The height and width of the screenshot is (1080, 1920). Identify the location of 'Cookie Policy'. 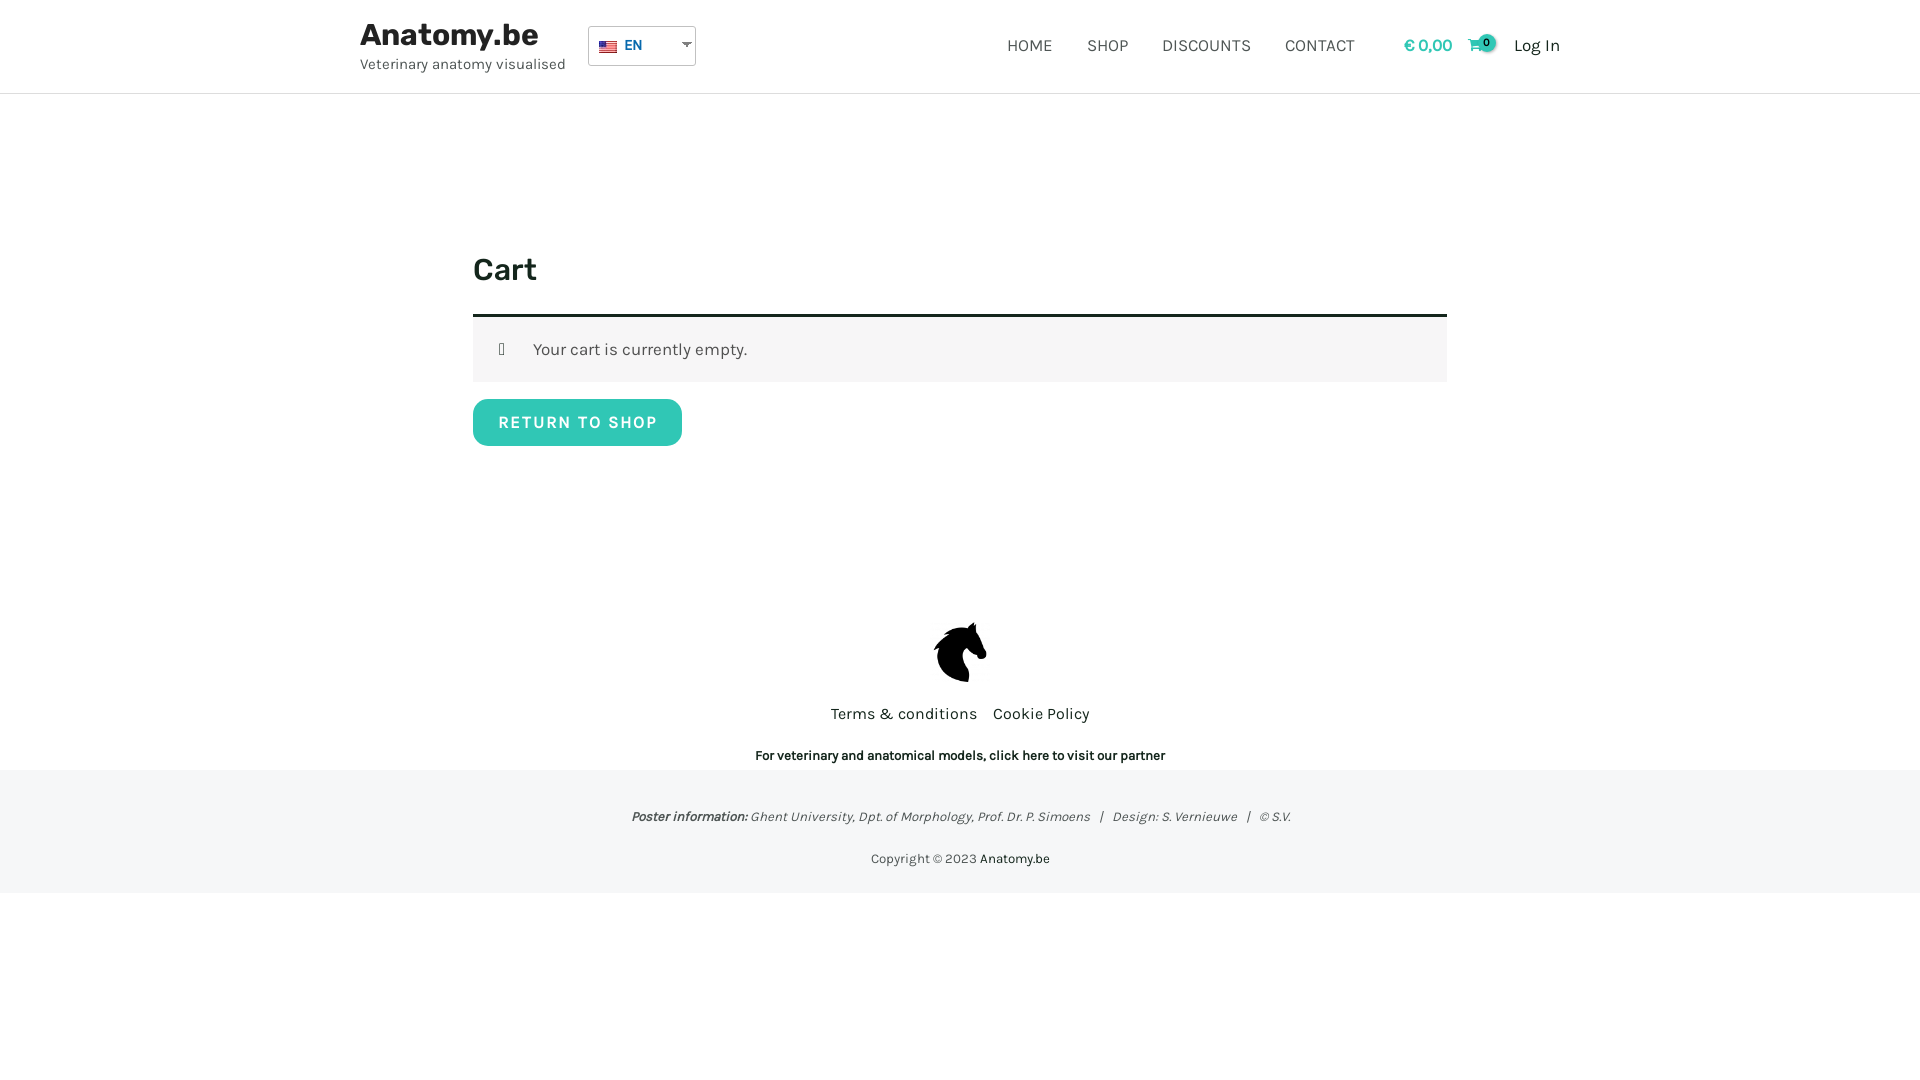
(1036, 712).